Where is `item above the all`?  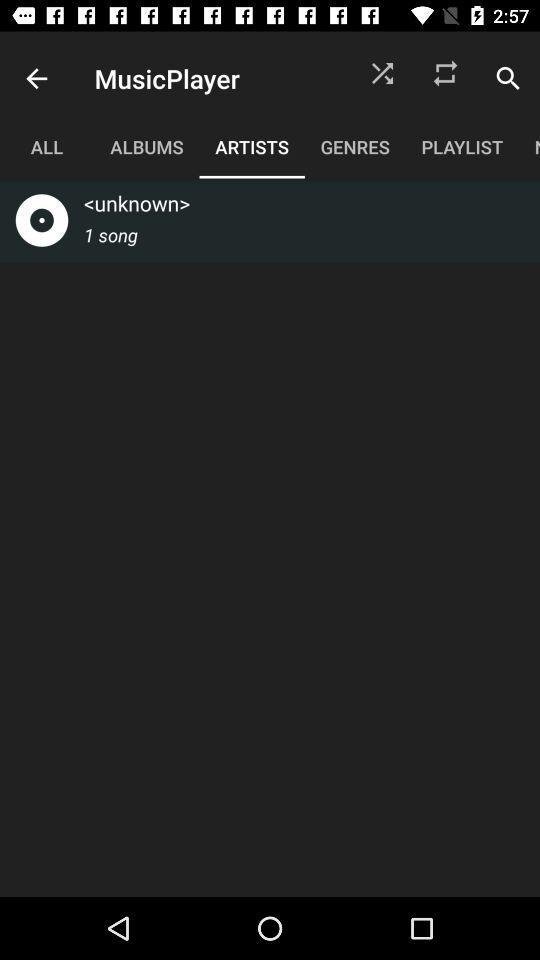 item above the all is located at coordinates (36, 78).